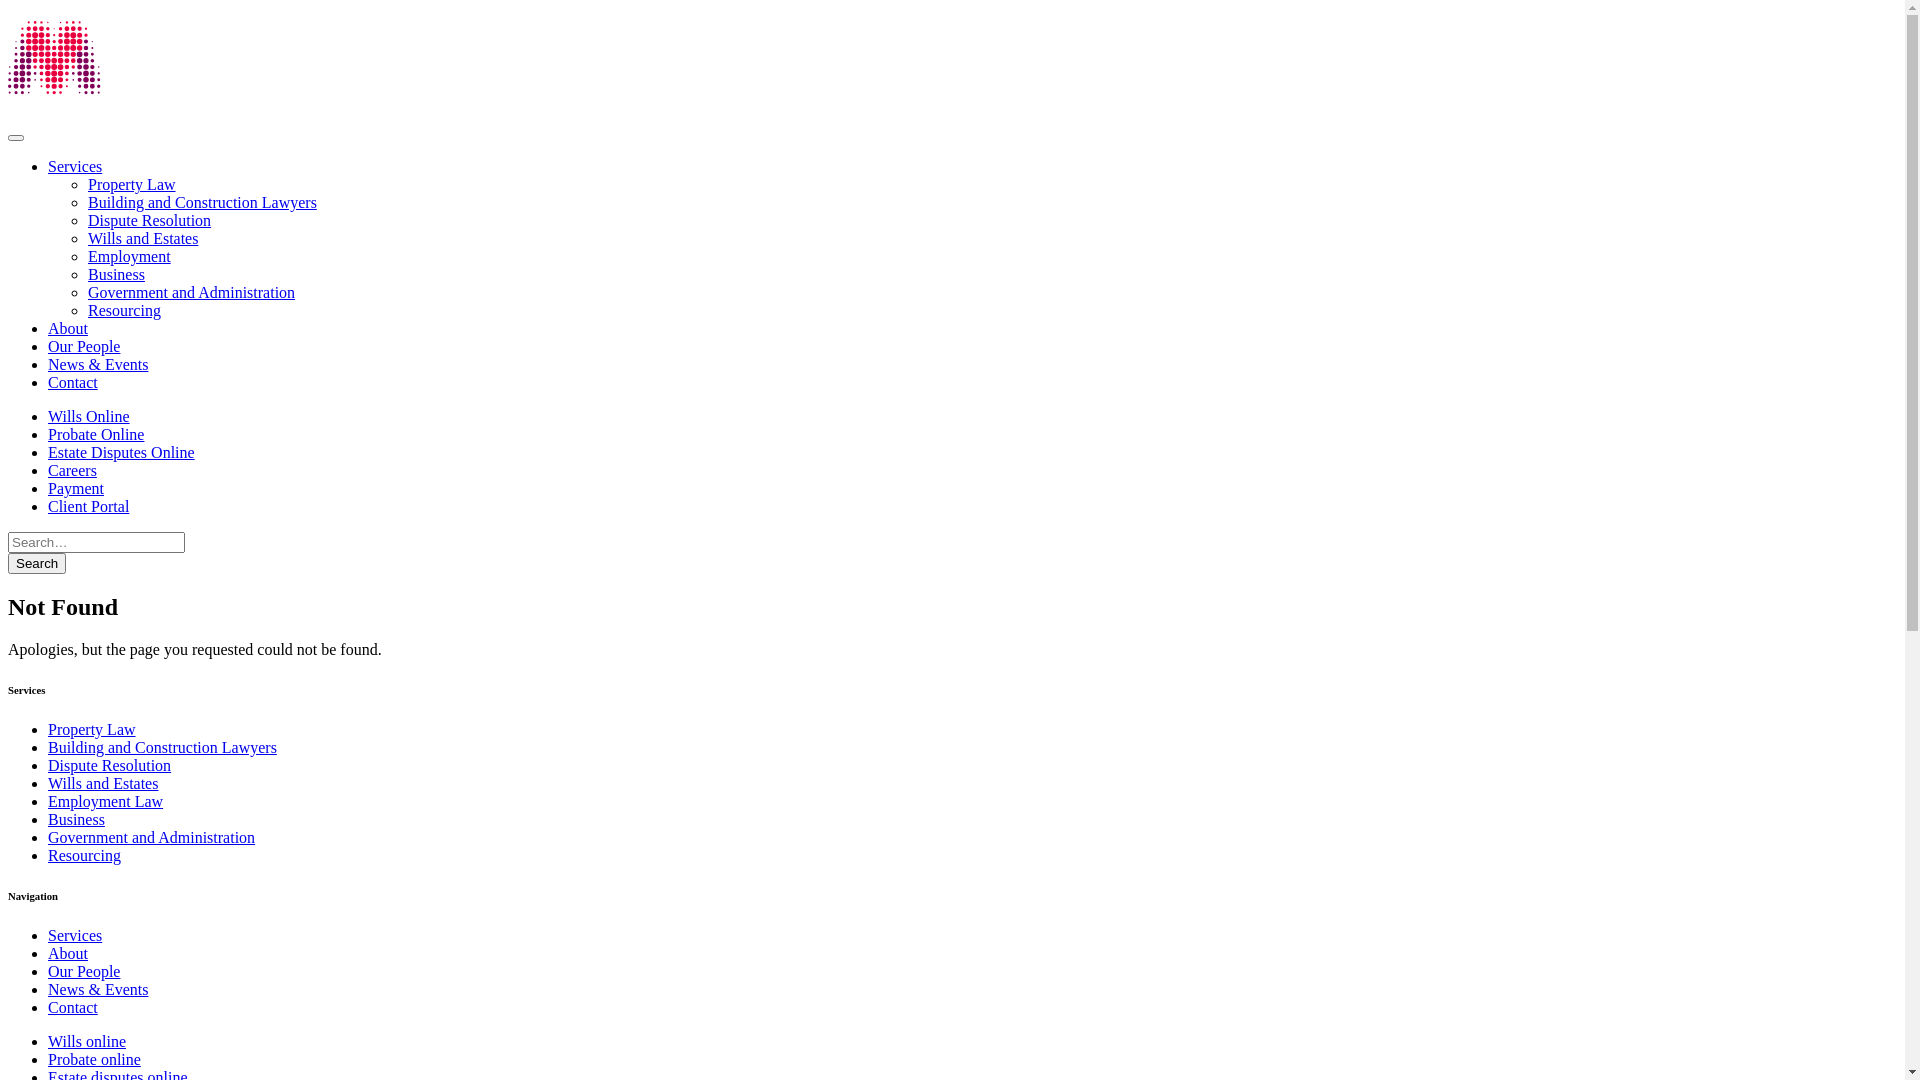 This screenshot has height=1080, width=1920. I want to click on 'Business', so click(48, 819).